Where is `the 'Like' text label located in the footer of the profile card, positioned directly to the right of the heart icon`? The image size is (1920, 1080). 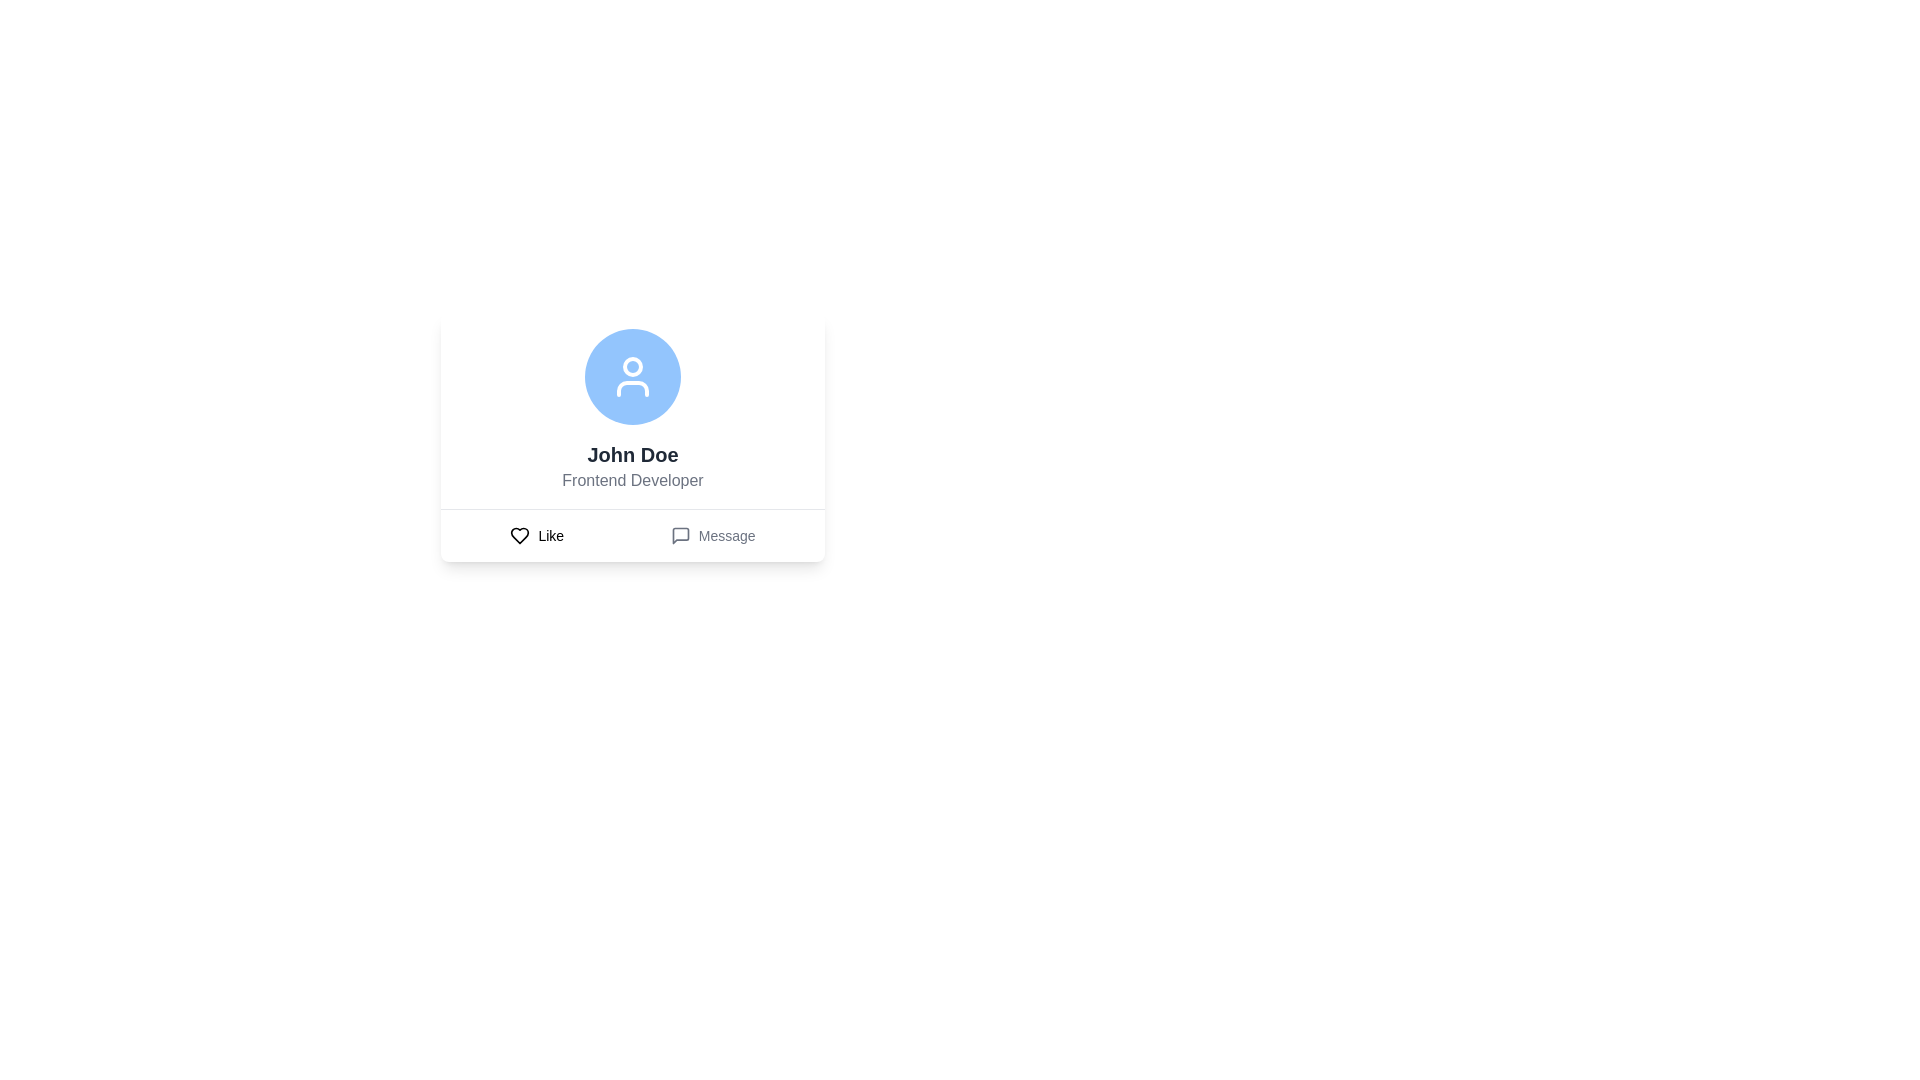 the 'Like' text label located in the footer of the profile card, positioned directly to the right of the heart icon is located at coordinates (551, 535).